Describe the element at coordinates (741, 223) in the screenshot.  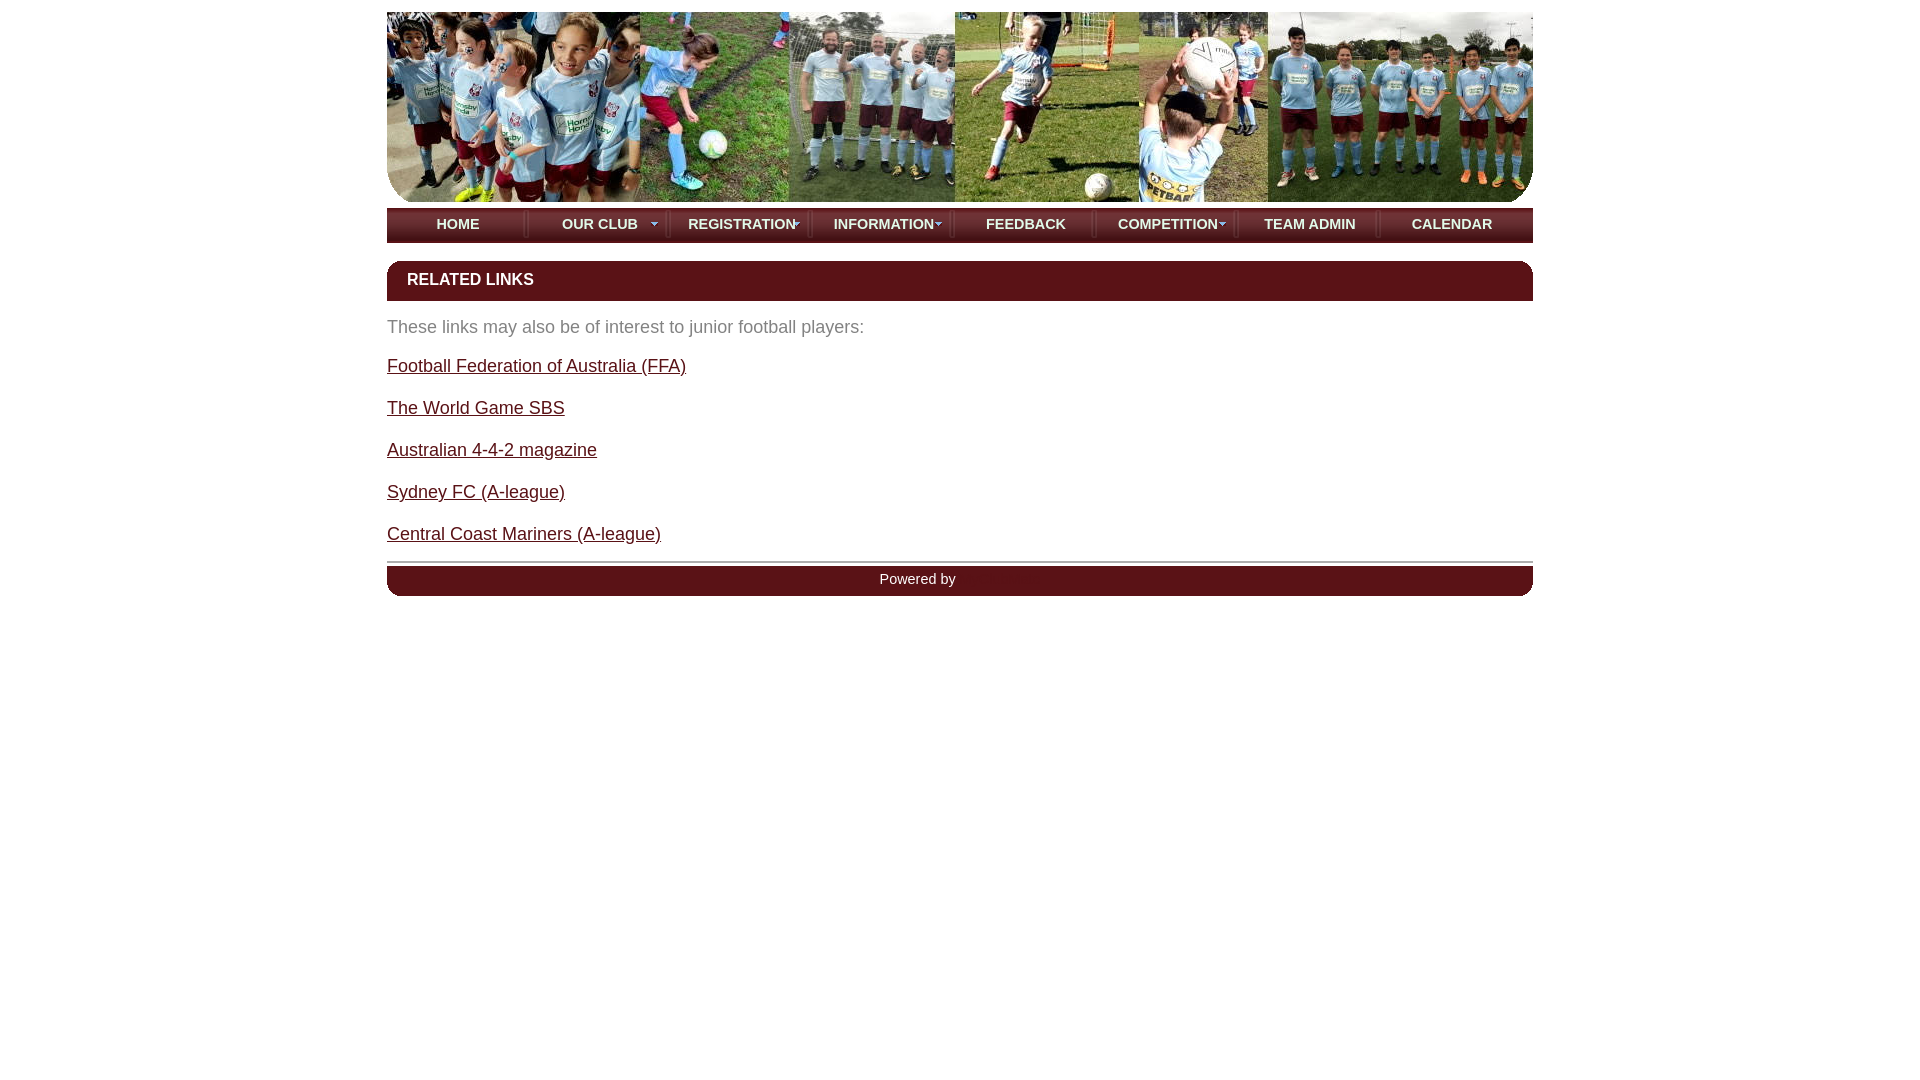
I see `'REGISTRATION'` at that location.